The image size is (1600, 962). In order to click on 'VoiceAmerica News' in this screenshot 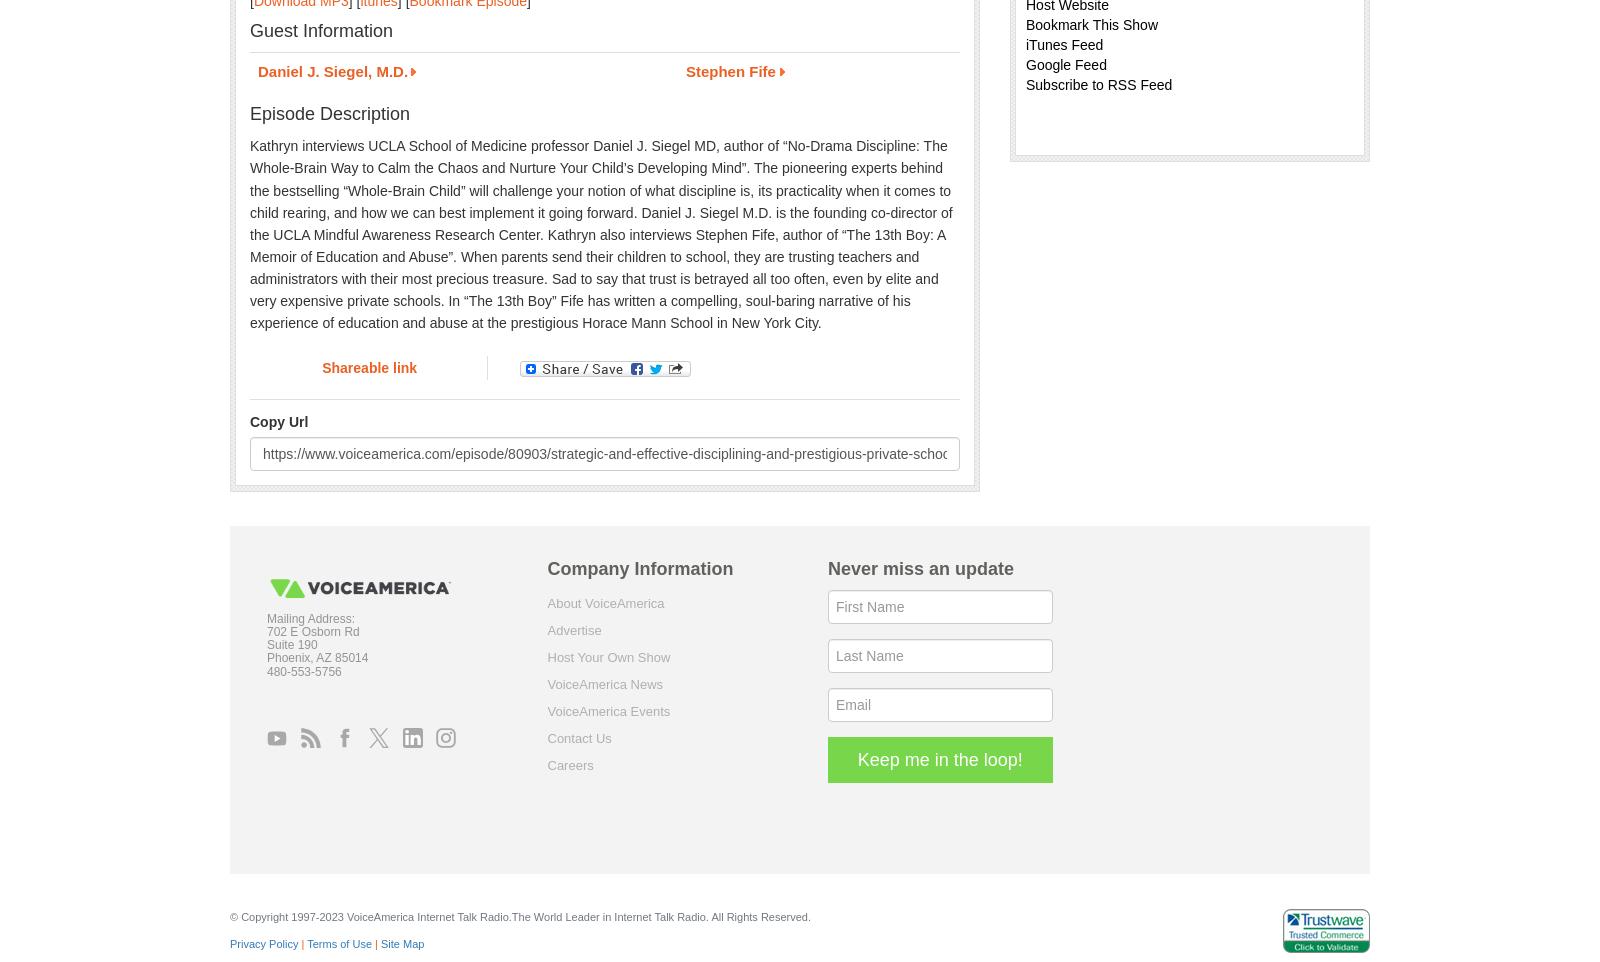, I will do `click(604, 682)`.